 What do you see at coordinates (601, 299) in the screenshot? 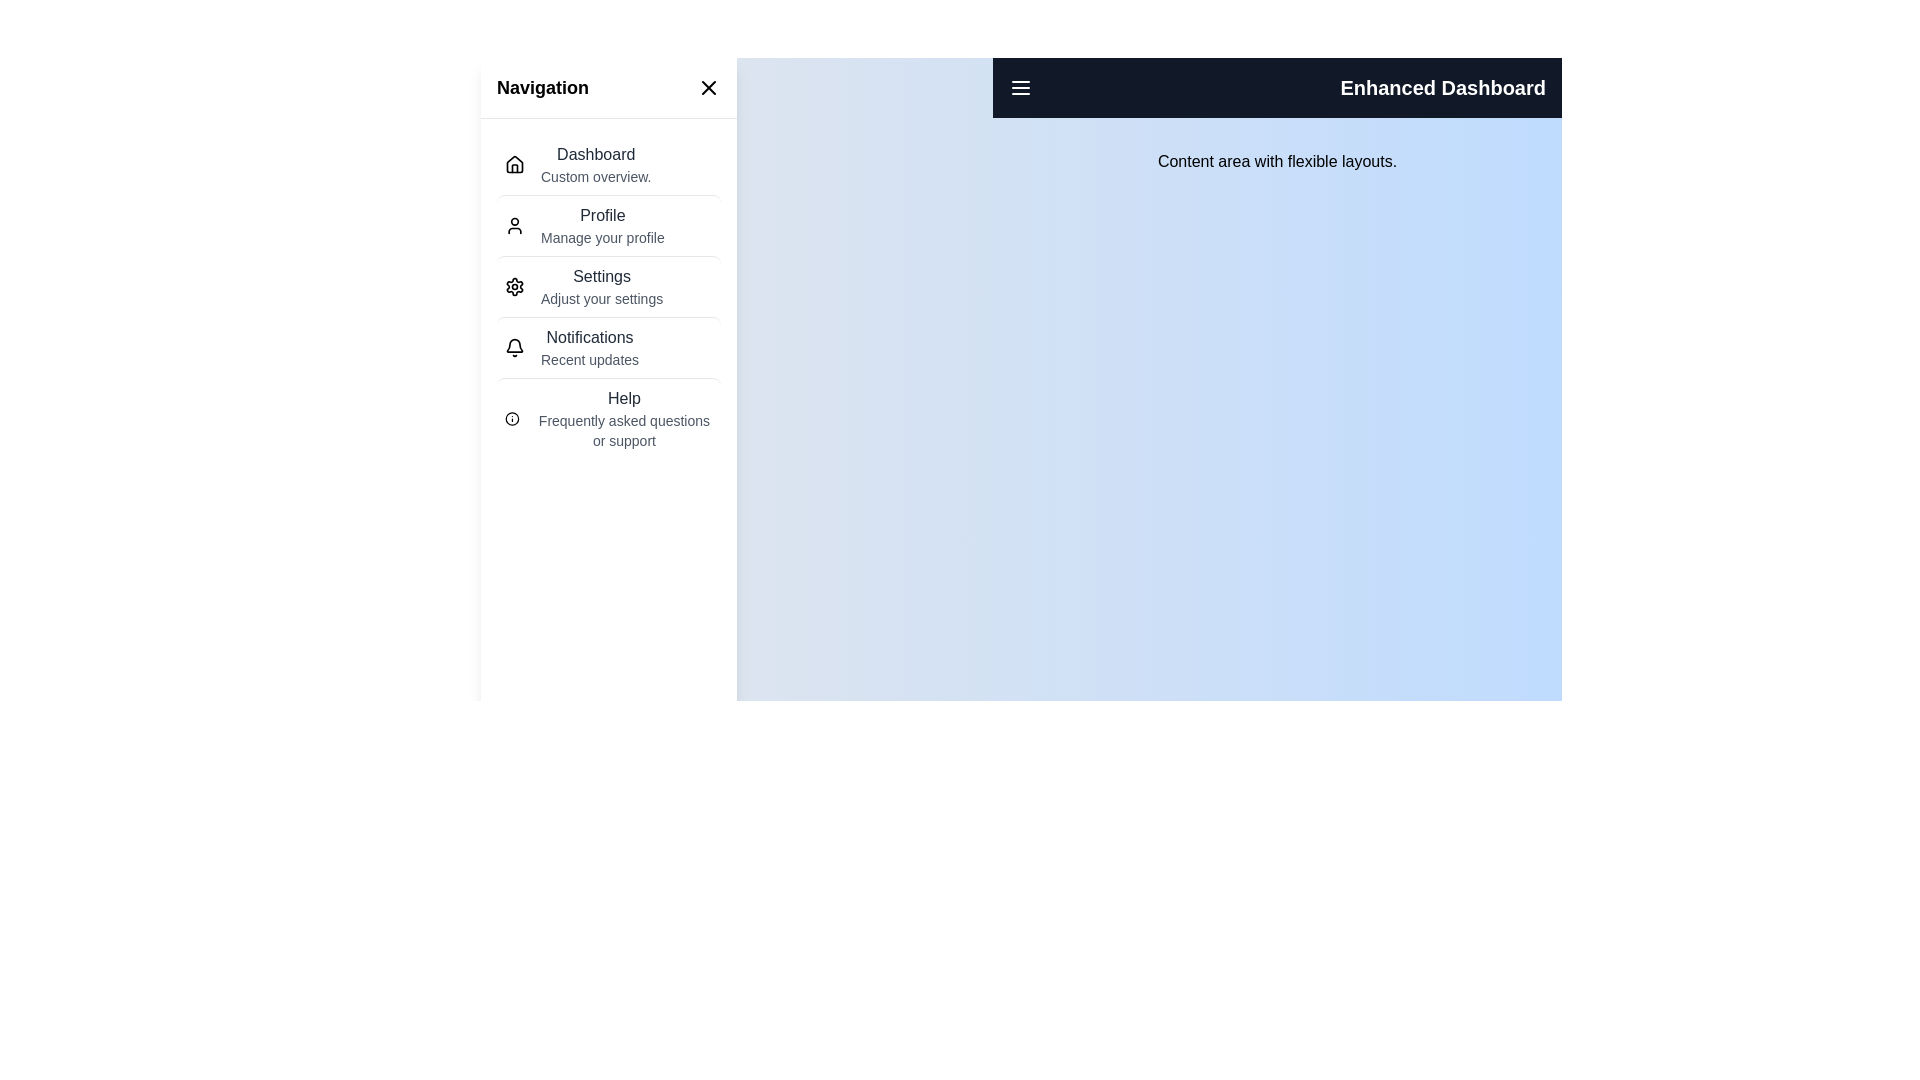
I see `the descriptive text label located directly below the 'Settings' title in the sidebar navigation menu` at bounding box center [601, 299].